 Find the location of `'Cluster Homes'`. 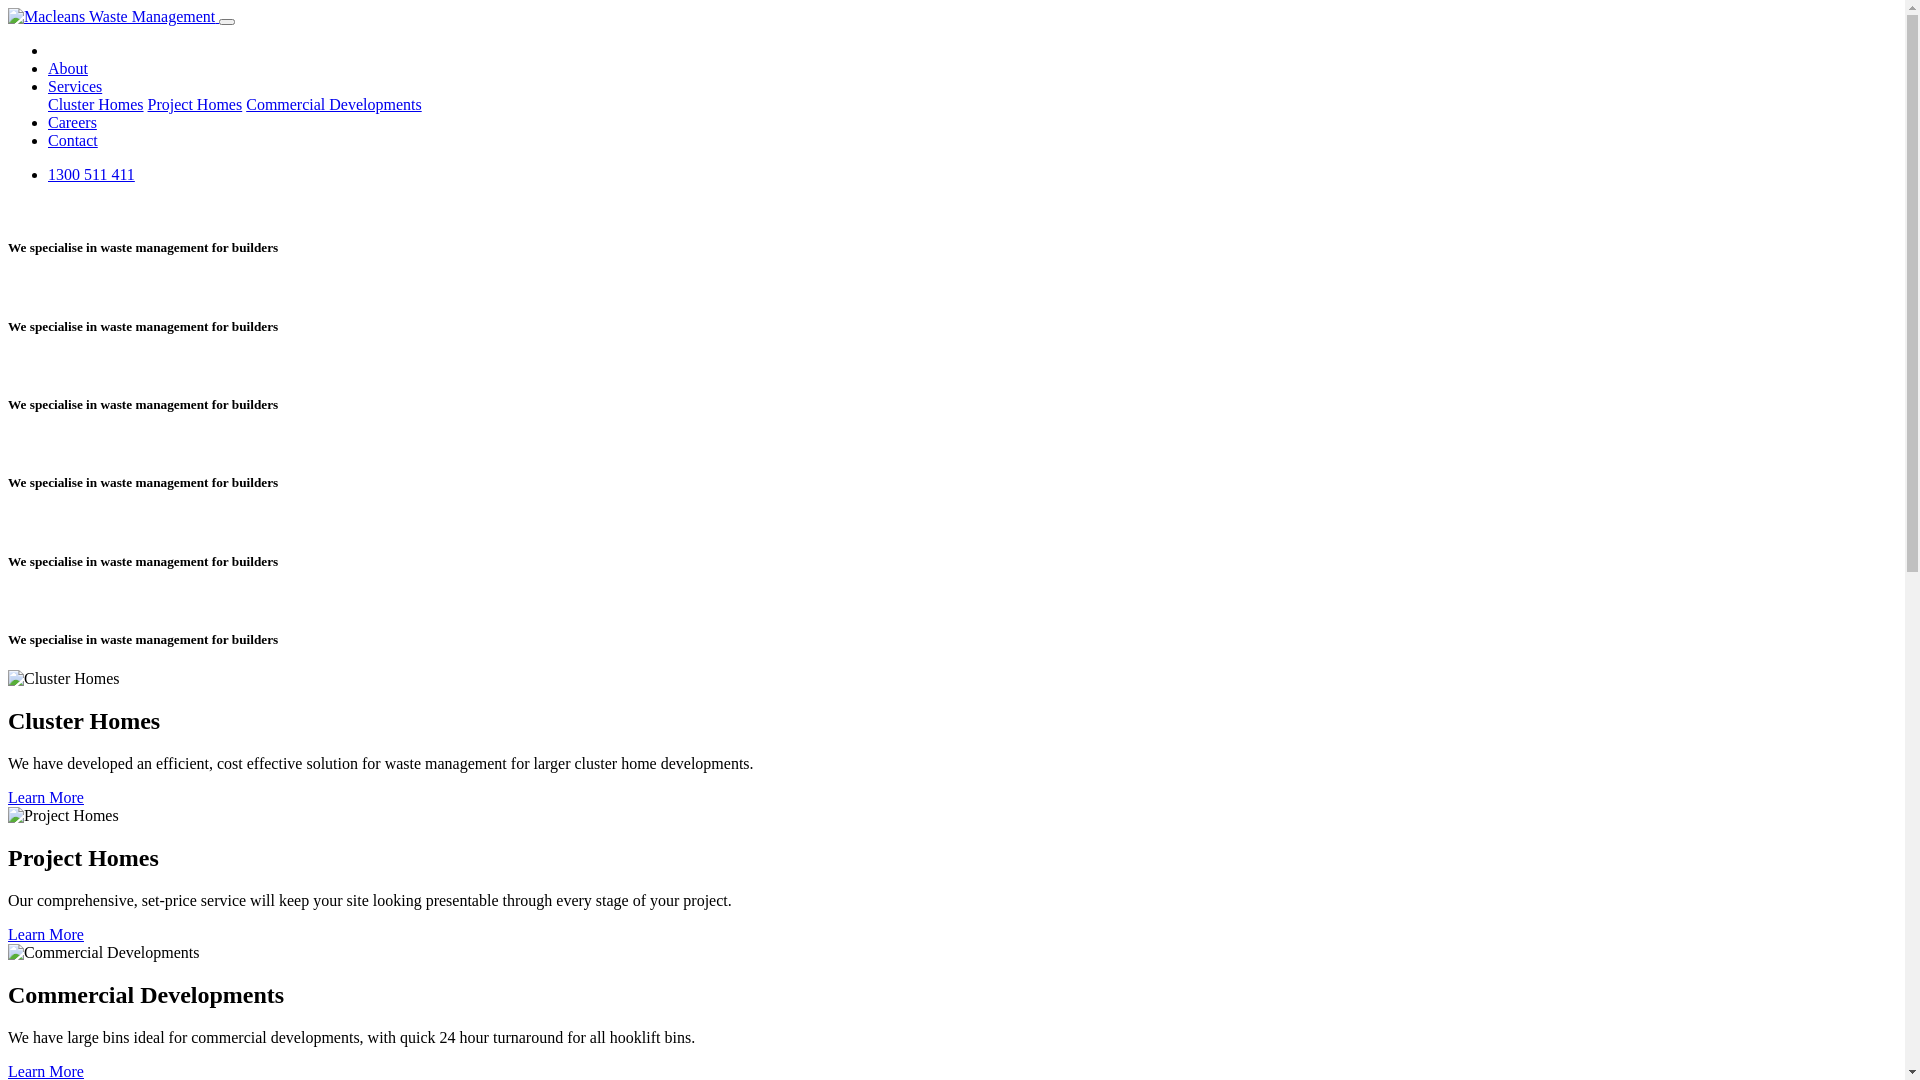

'Cluster Homes' is located at coordinates (48, 104).